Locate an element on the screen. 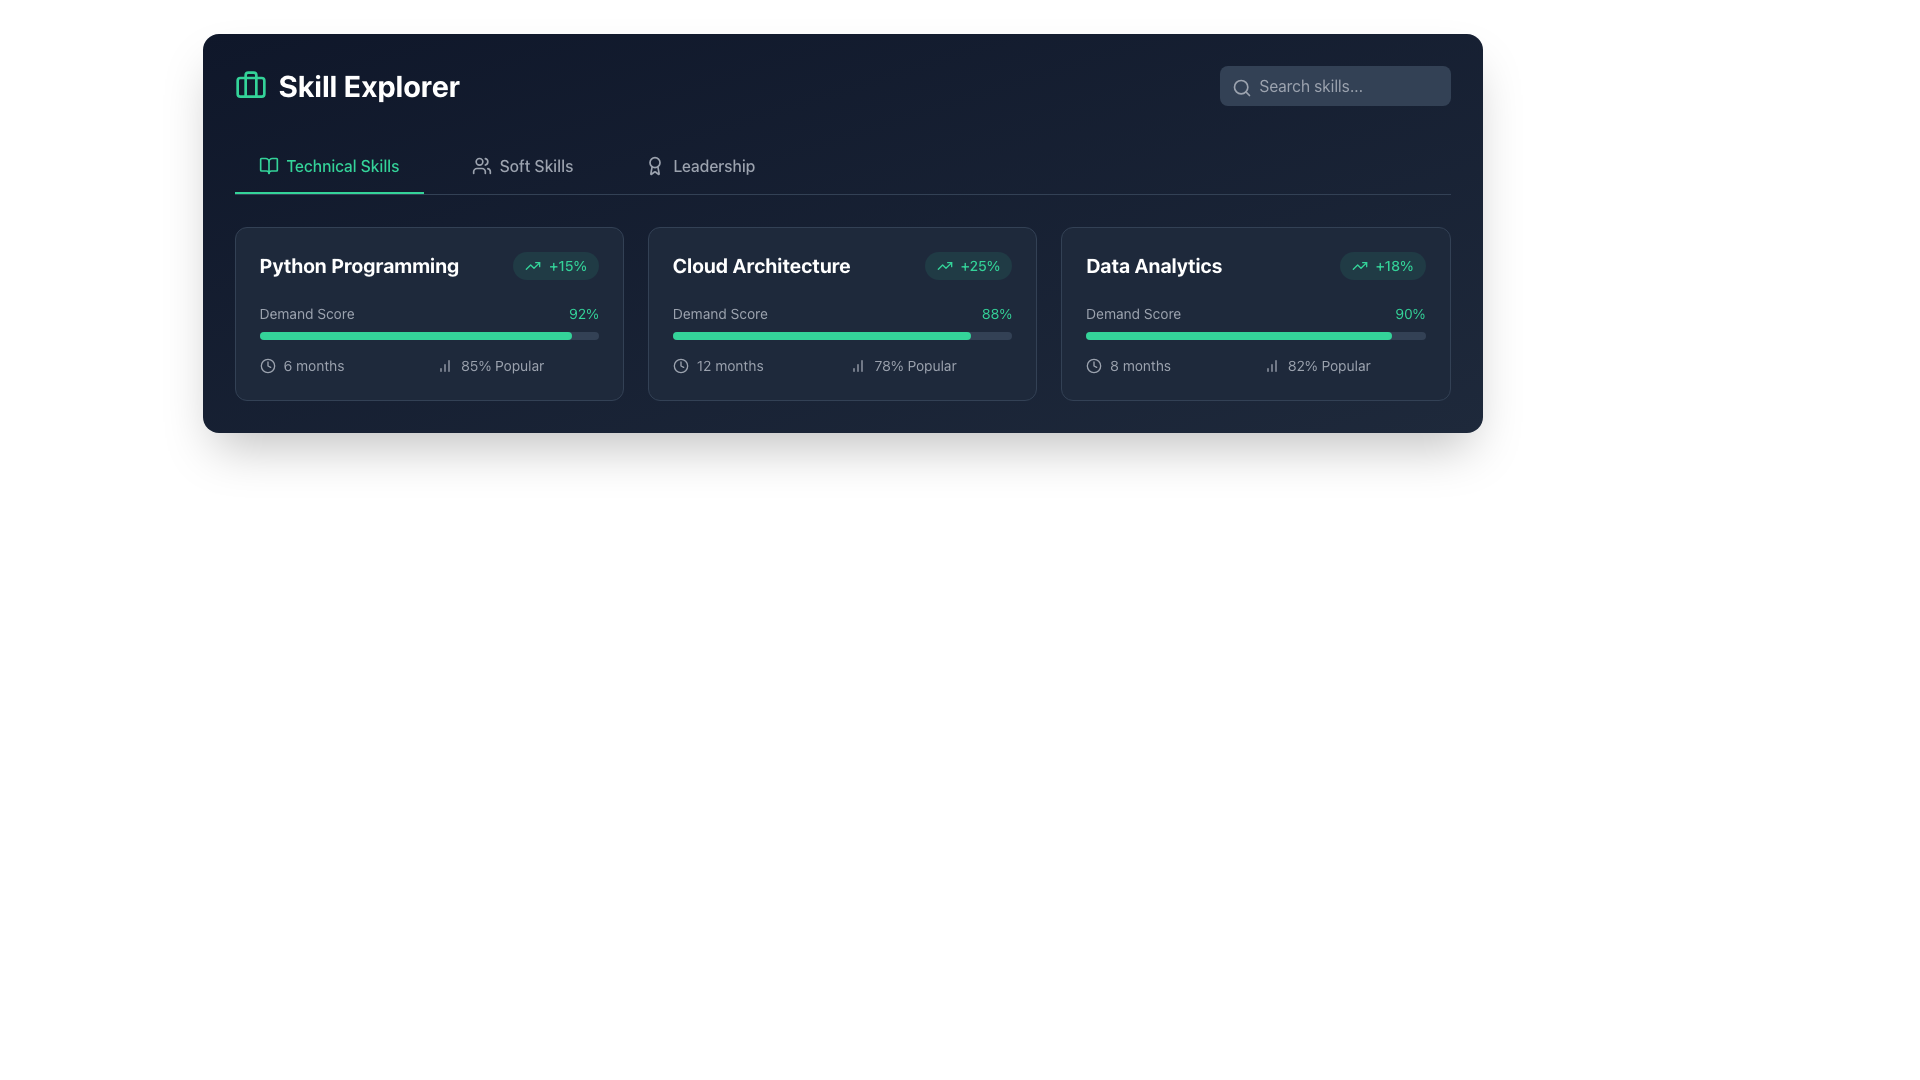 The image size is (1920, 1080). the 'Data Analytics' title and growth percentage indicator on the rightmost card in the 'Skill Explorer' interface is located at coordinates (1254, 265).